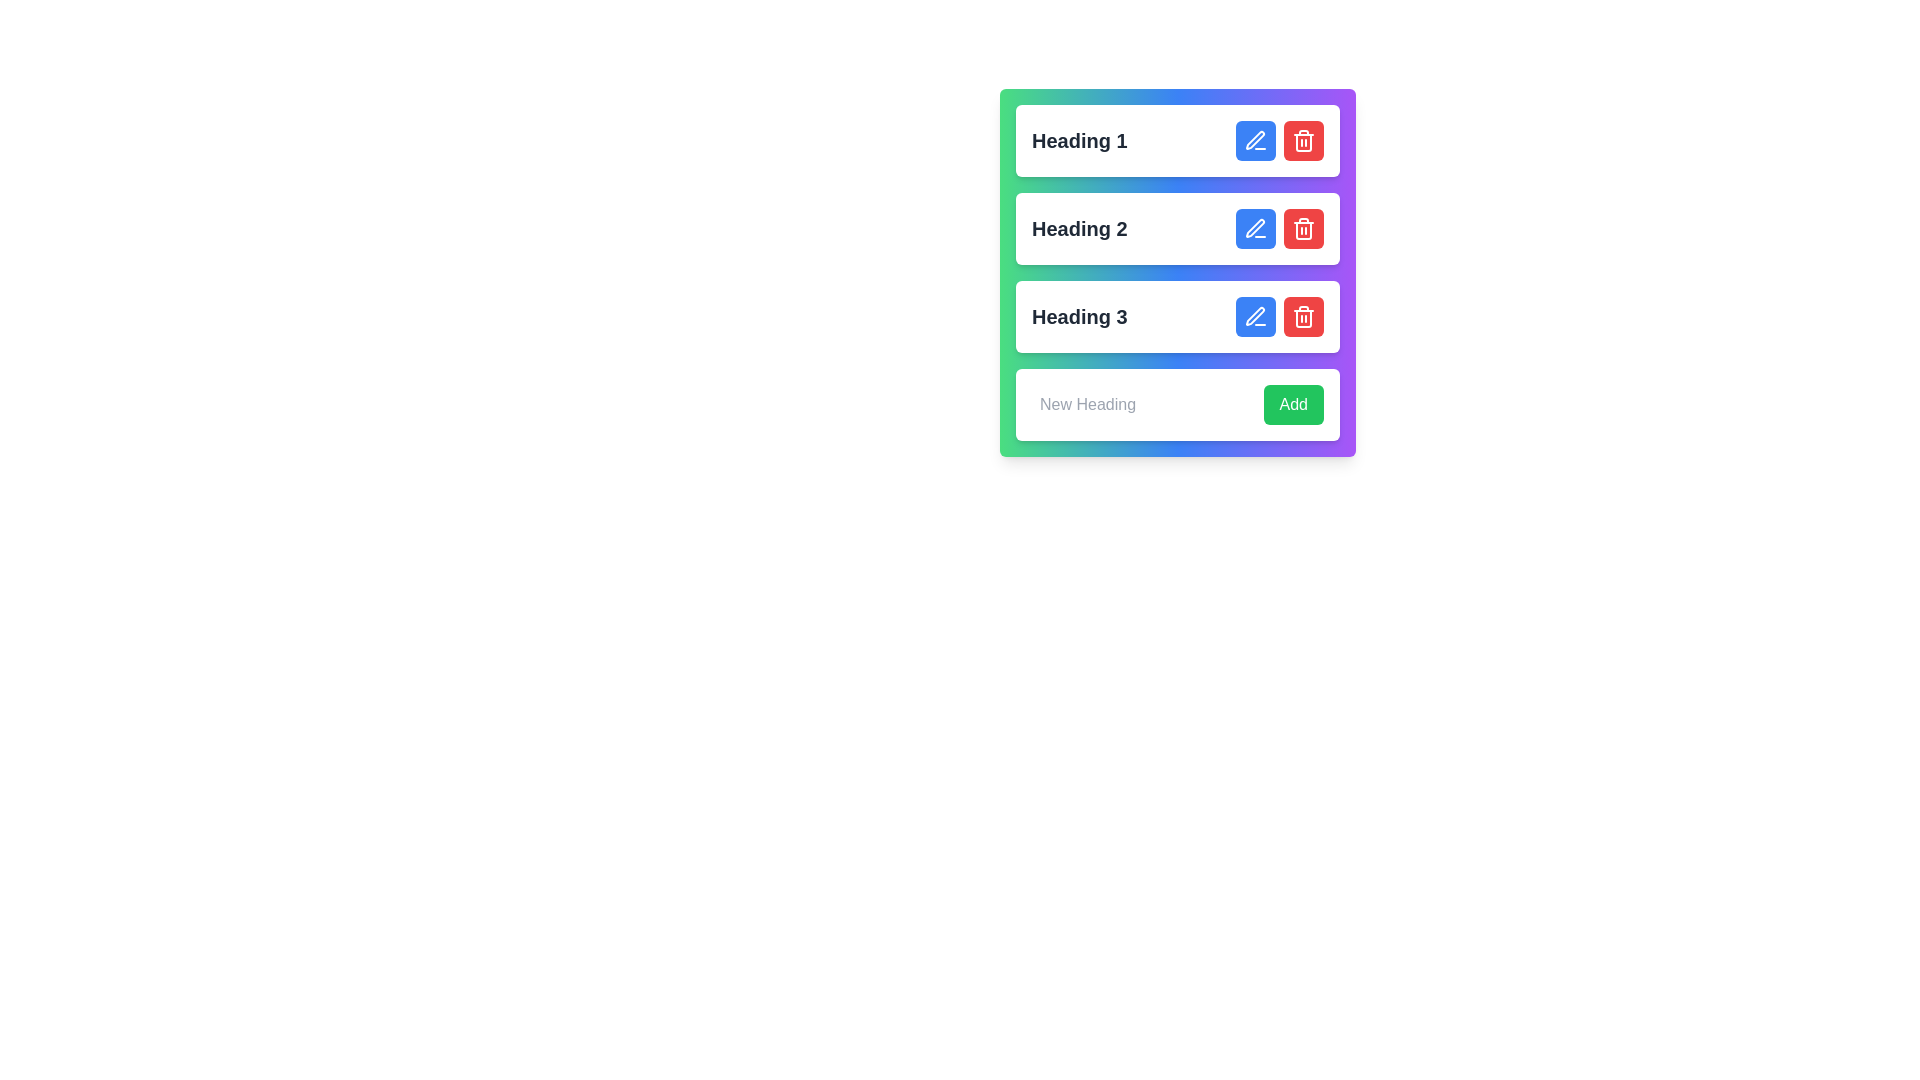  Describe the element at coordinates (1255, 315) in the screenshot. I see `the blue pen-shaped button located to the right of the 'Heading 3' label` at that location.